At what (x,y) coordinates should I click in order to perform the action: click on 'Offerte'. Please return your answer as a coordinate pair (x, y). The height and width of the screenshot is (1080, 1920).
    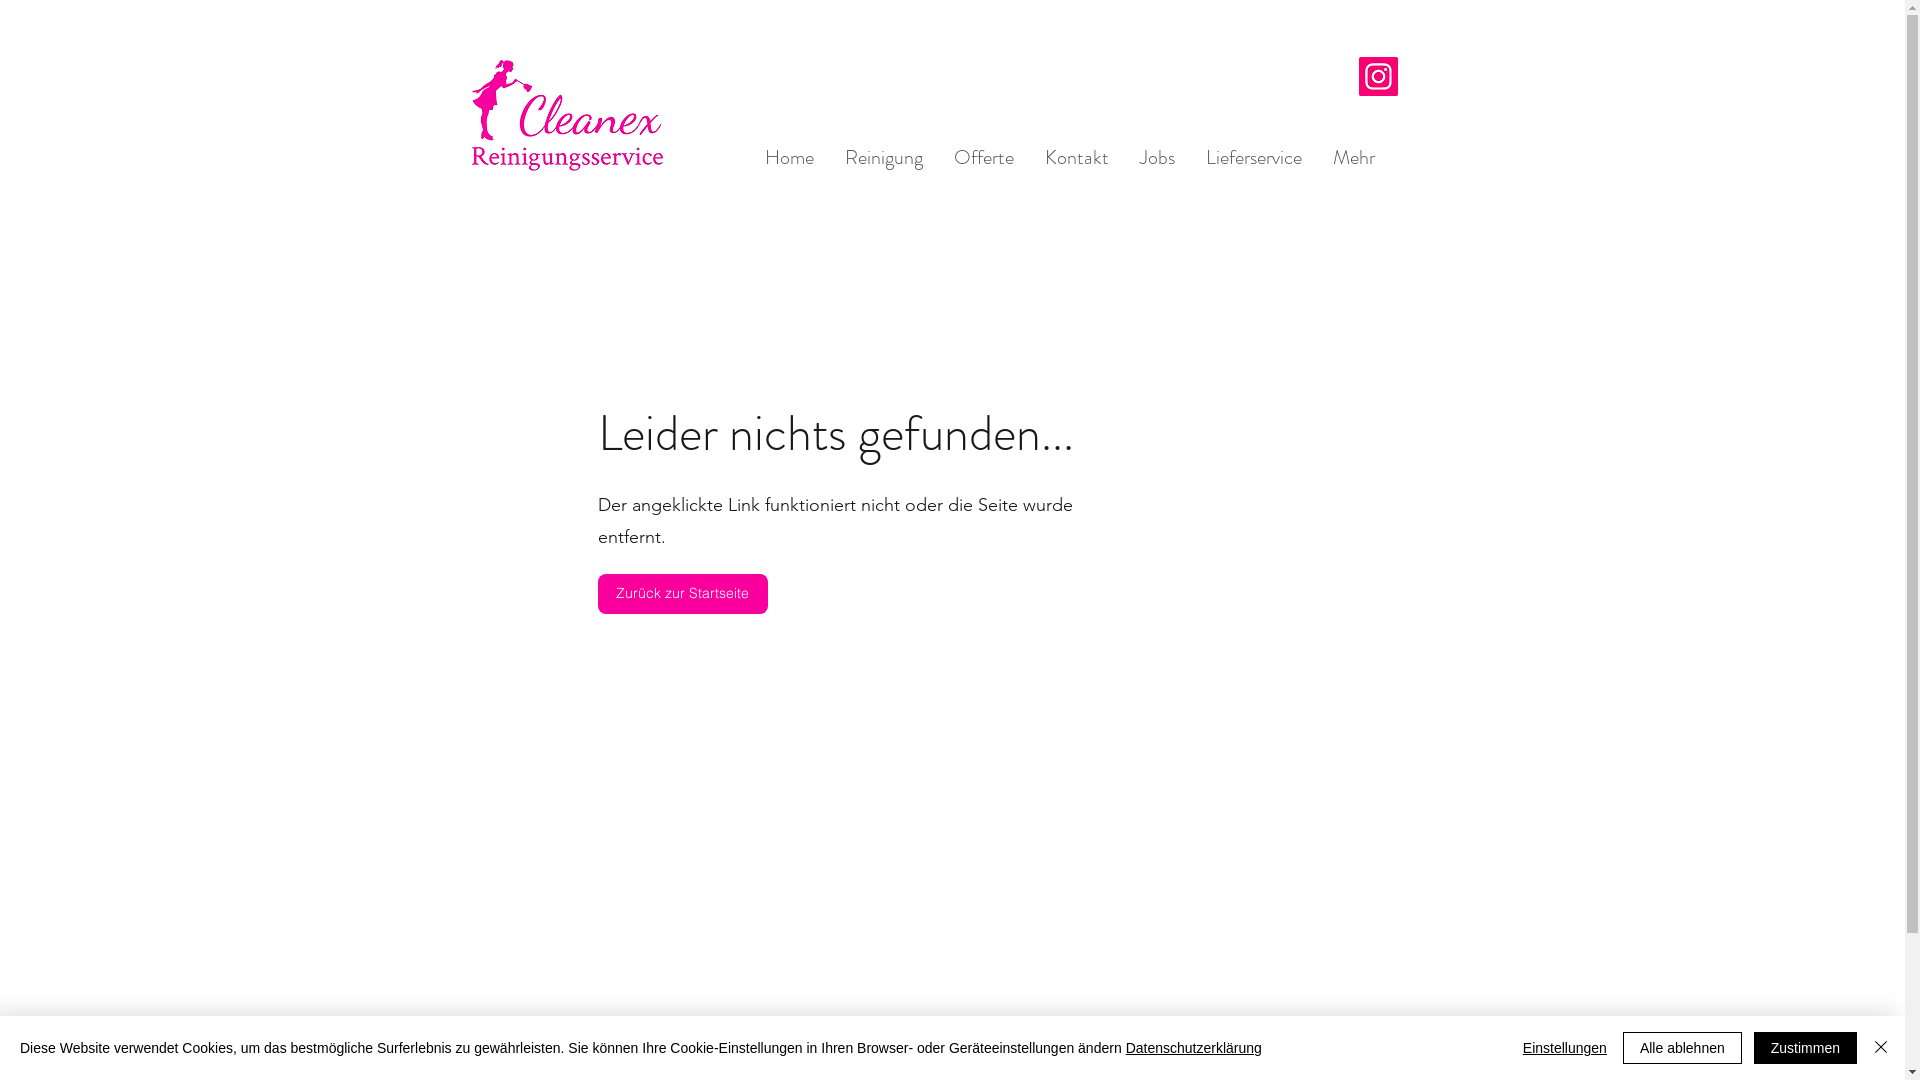
    Looking at the image, I should click on (983, 156).